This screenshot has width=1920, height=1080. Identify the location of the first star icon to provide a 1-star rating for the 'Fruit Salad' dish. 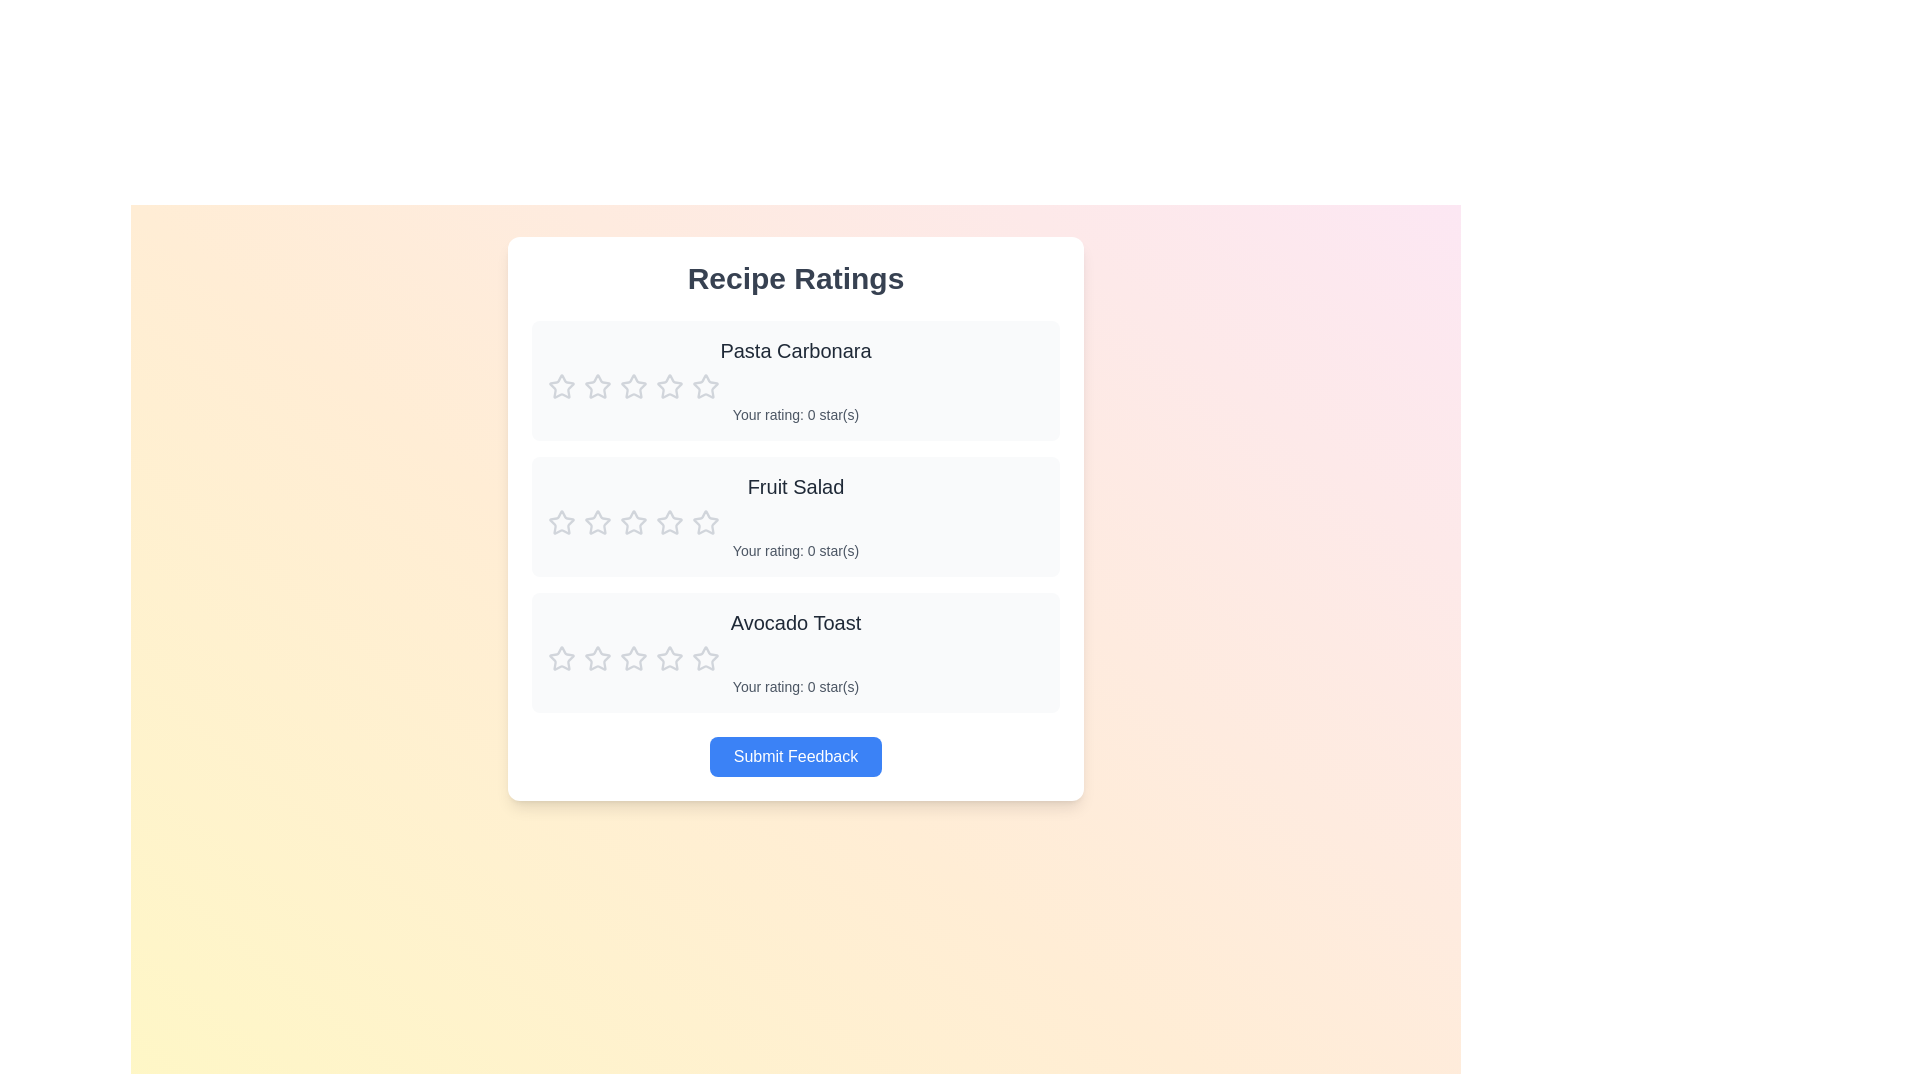
(560, 521).